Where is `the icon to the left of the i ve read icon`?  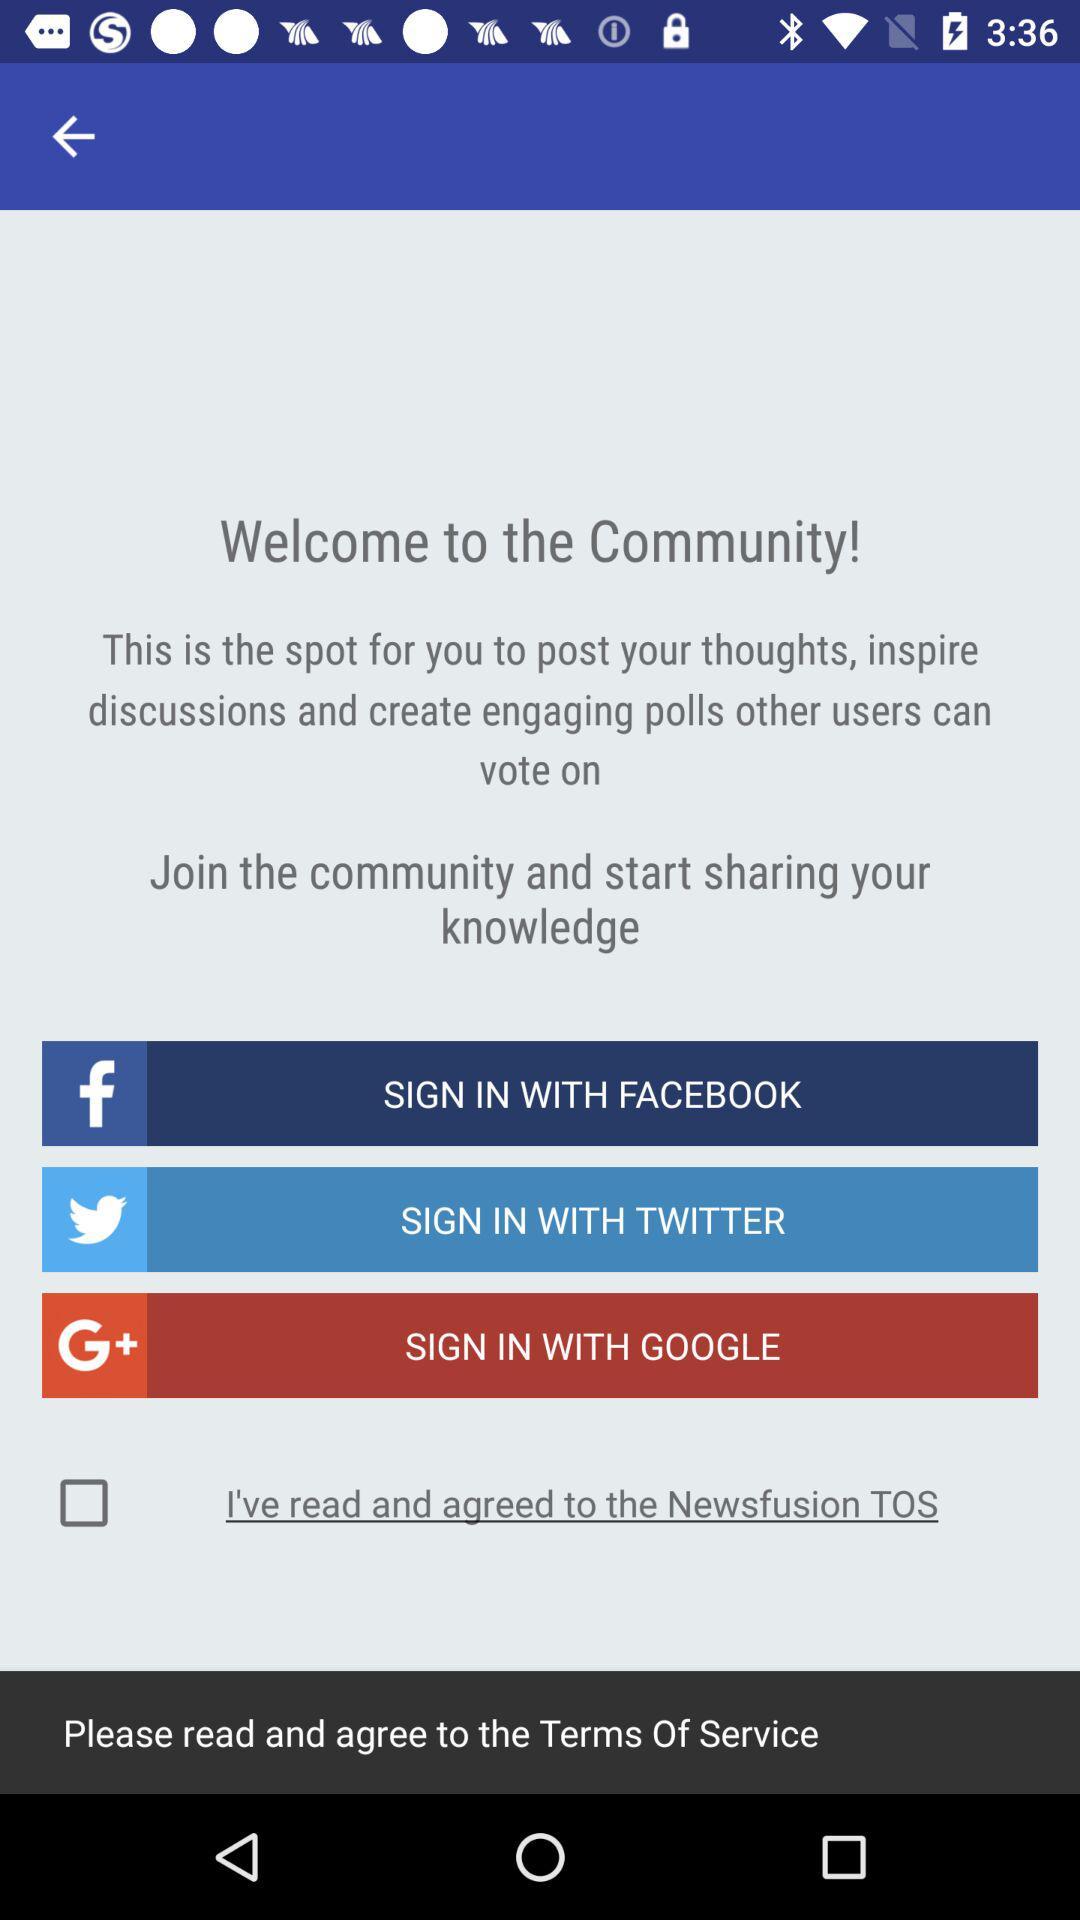 the icon to the left of the i ve read icon is located at coordinates (83, 1502).